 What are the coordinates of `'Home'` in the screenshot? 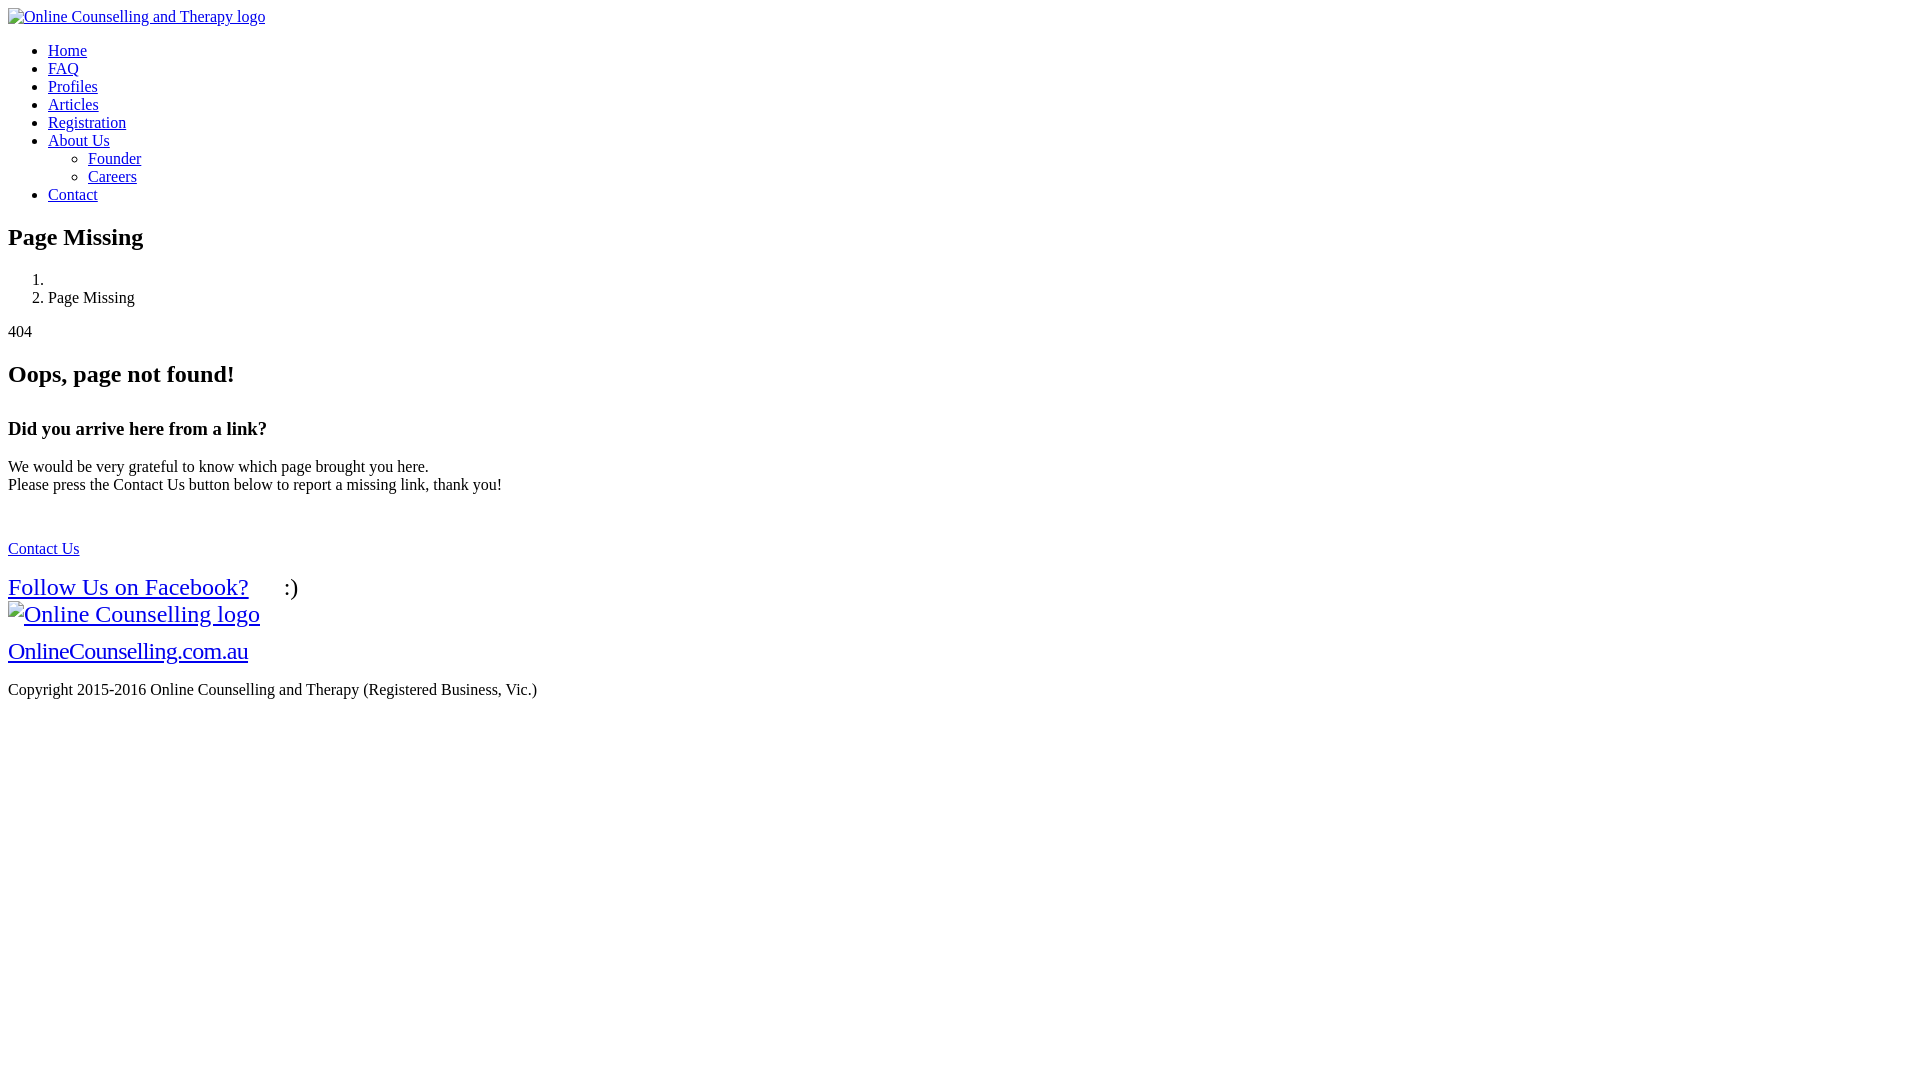 It's located at (67, 49).